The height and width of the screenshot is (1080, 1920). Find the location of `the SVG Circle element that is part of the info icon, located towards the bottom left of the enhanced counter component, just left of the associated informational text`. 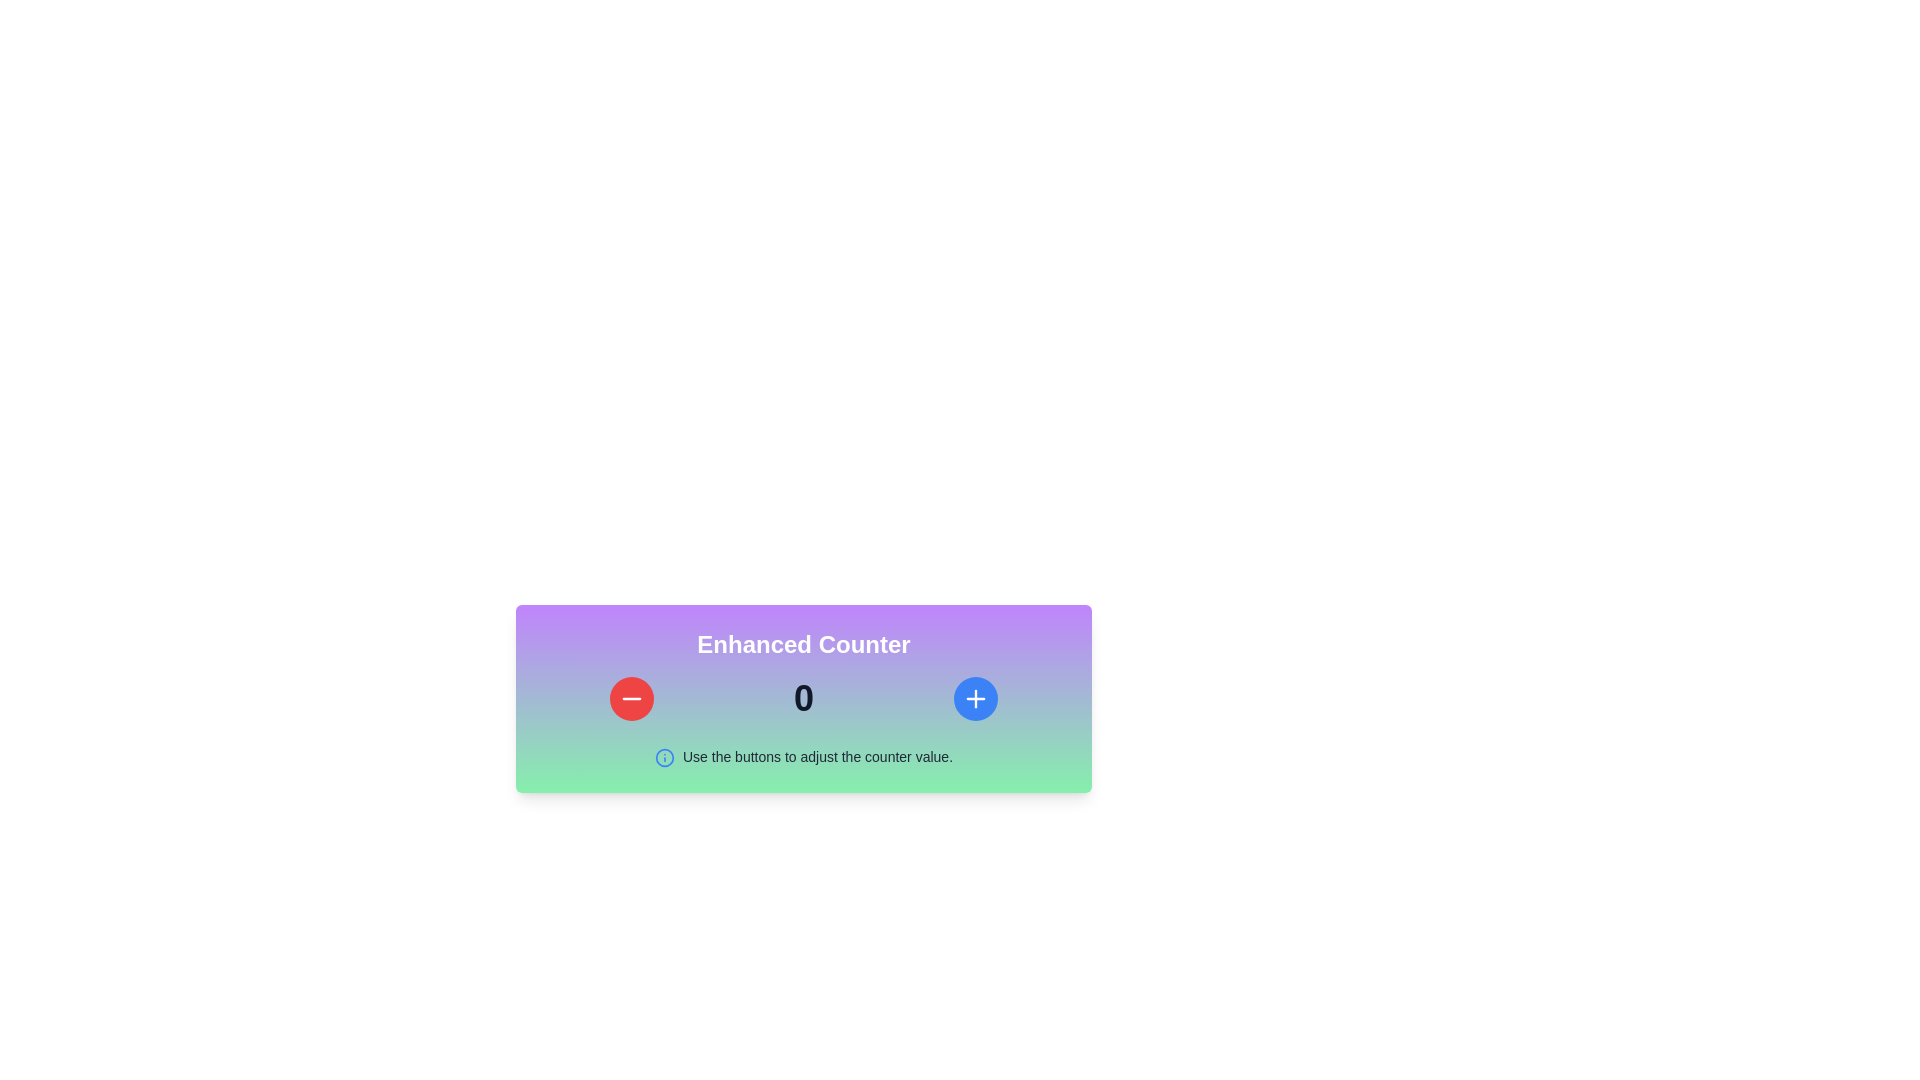

the SVG Circle element that is part of the info icon, located towards the bottom left of the enhanced counter component, just left of the associated informational text is located at coordinates (664, 757).